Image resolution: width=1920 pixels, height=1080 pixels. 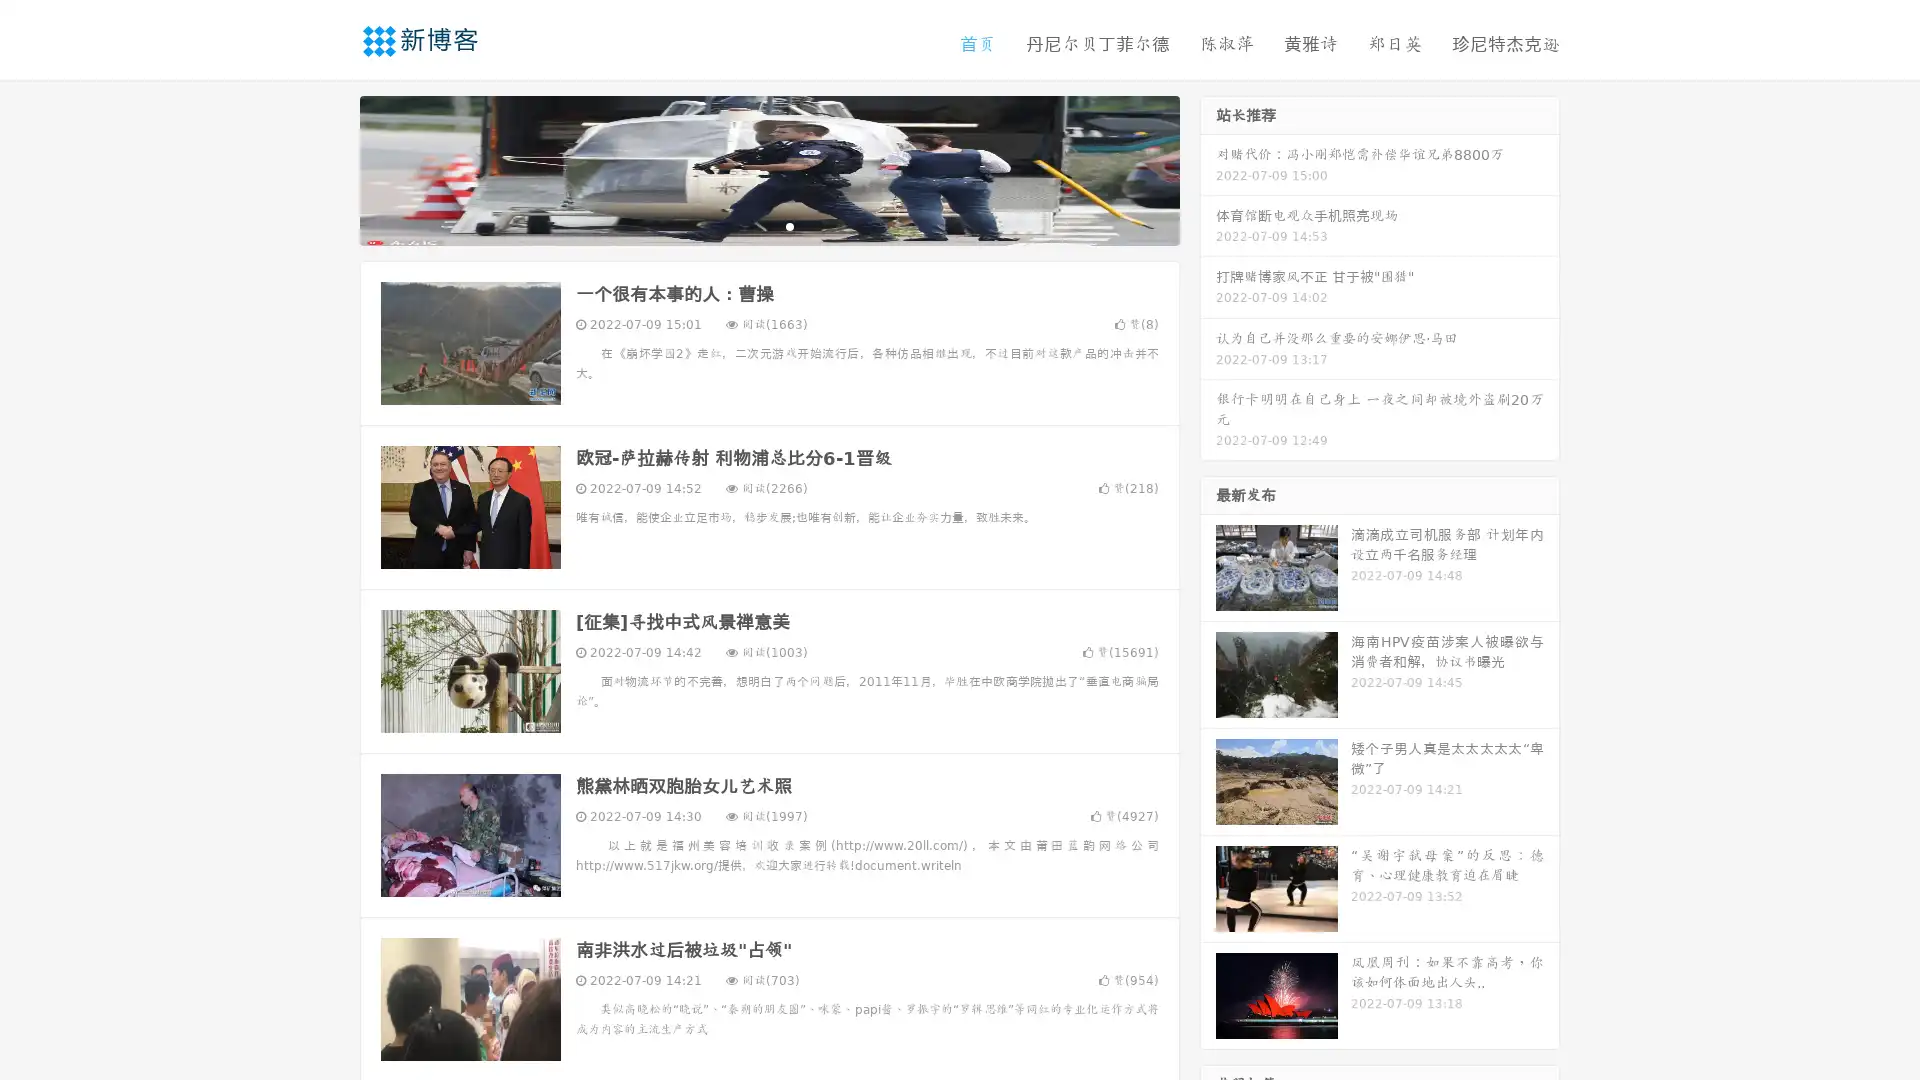 I want to click on Go to slide 1, so click(x=748, y=225).